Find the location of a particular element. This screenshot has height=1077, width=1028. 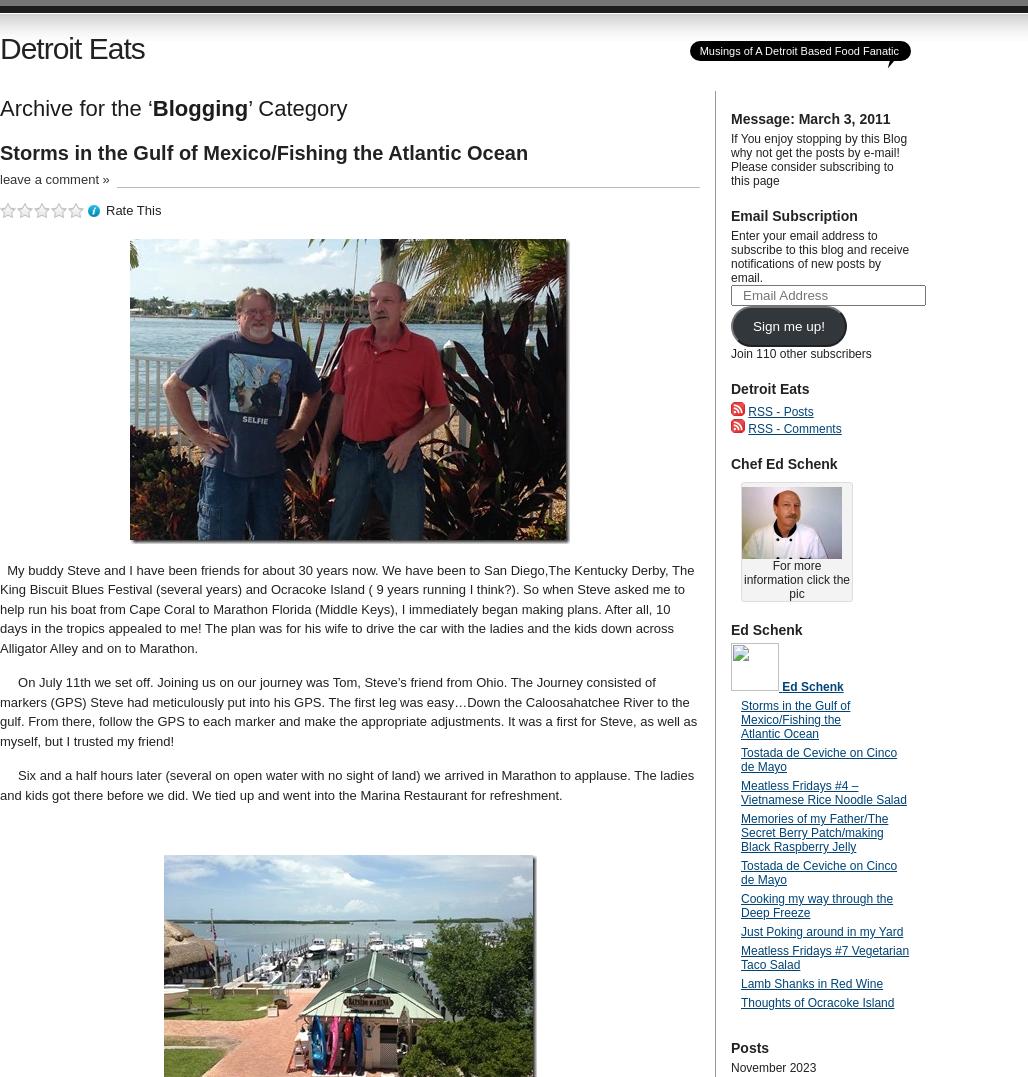

'Memories of my Father/The Secret Berry Patch/making Black Raspberry Jelly' is located at coordinates (739, 831).